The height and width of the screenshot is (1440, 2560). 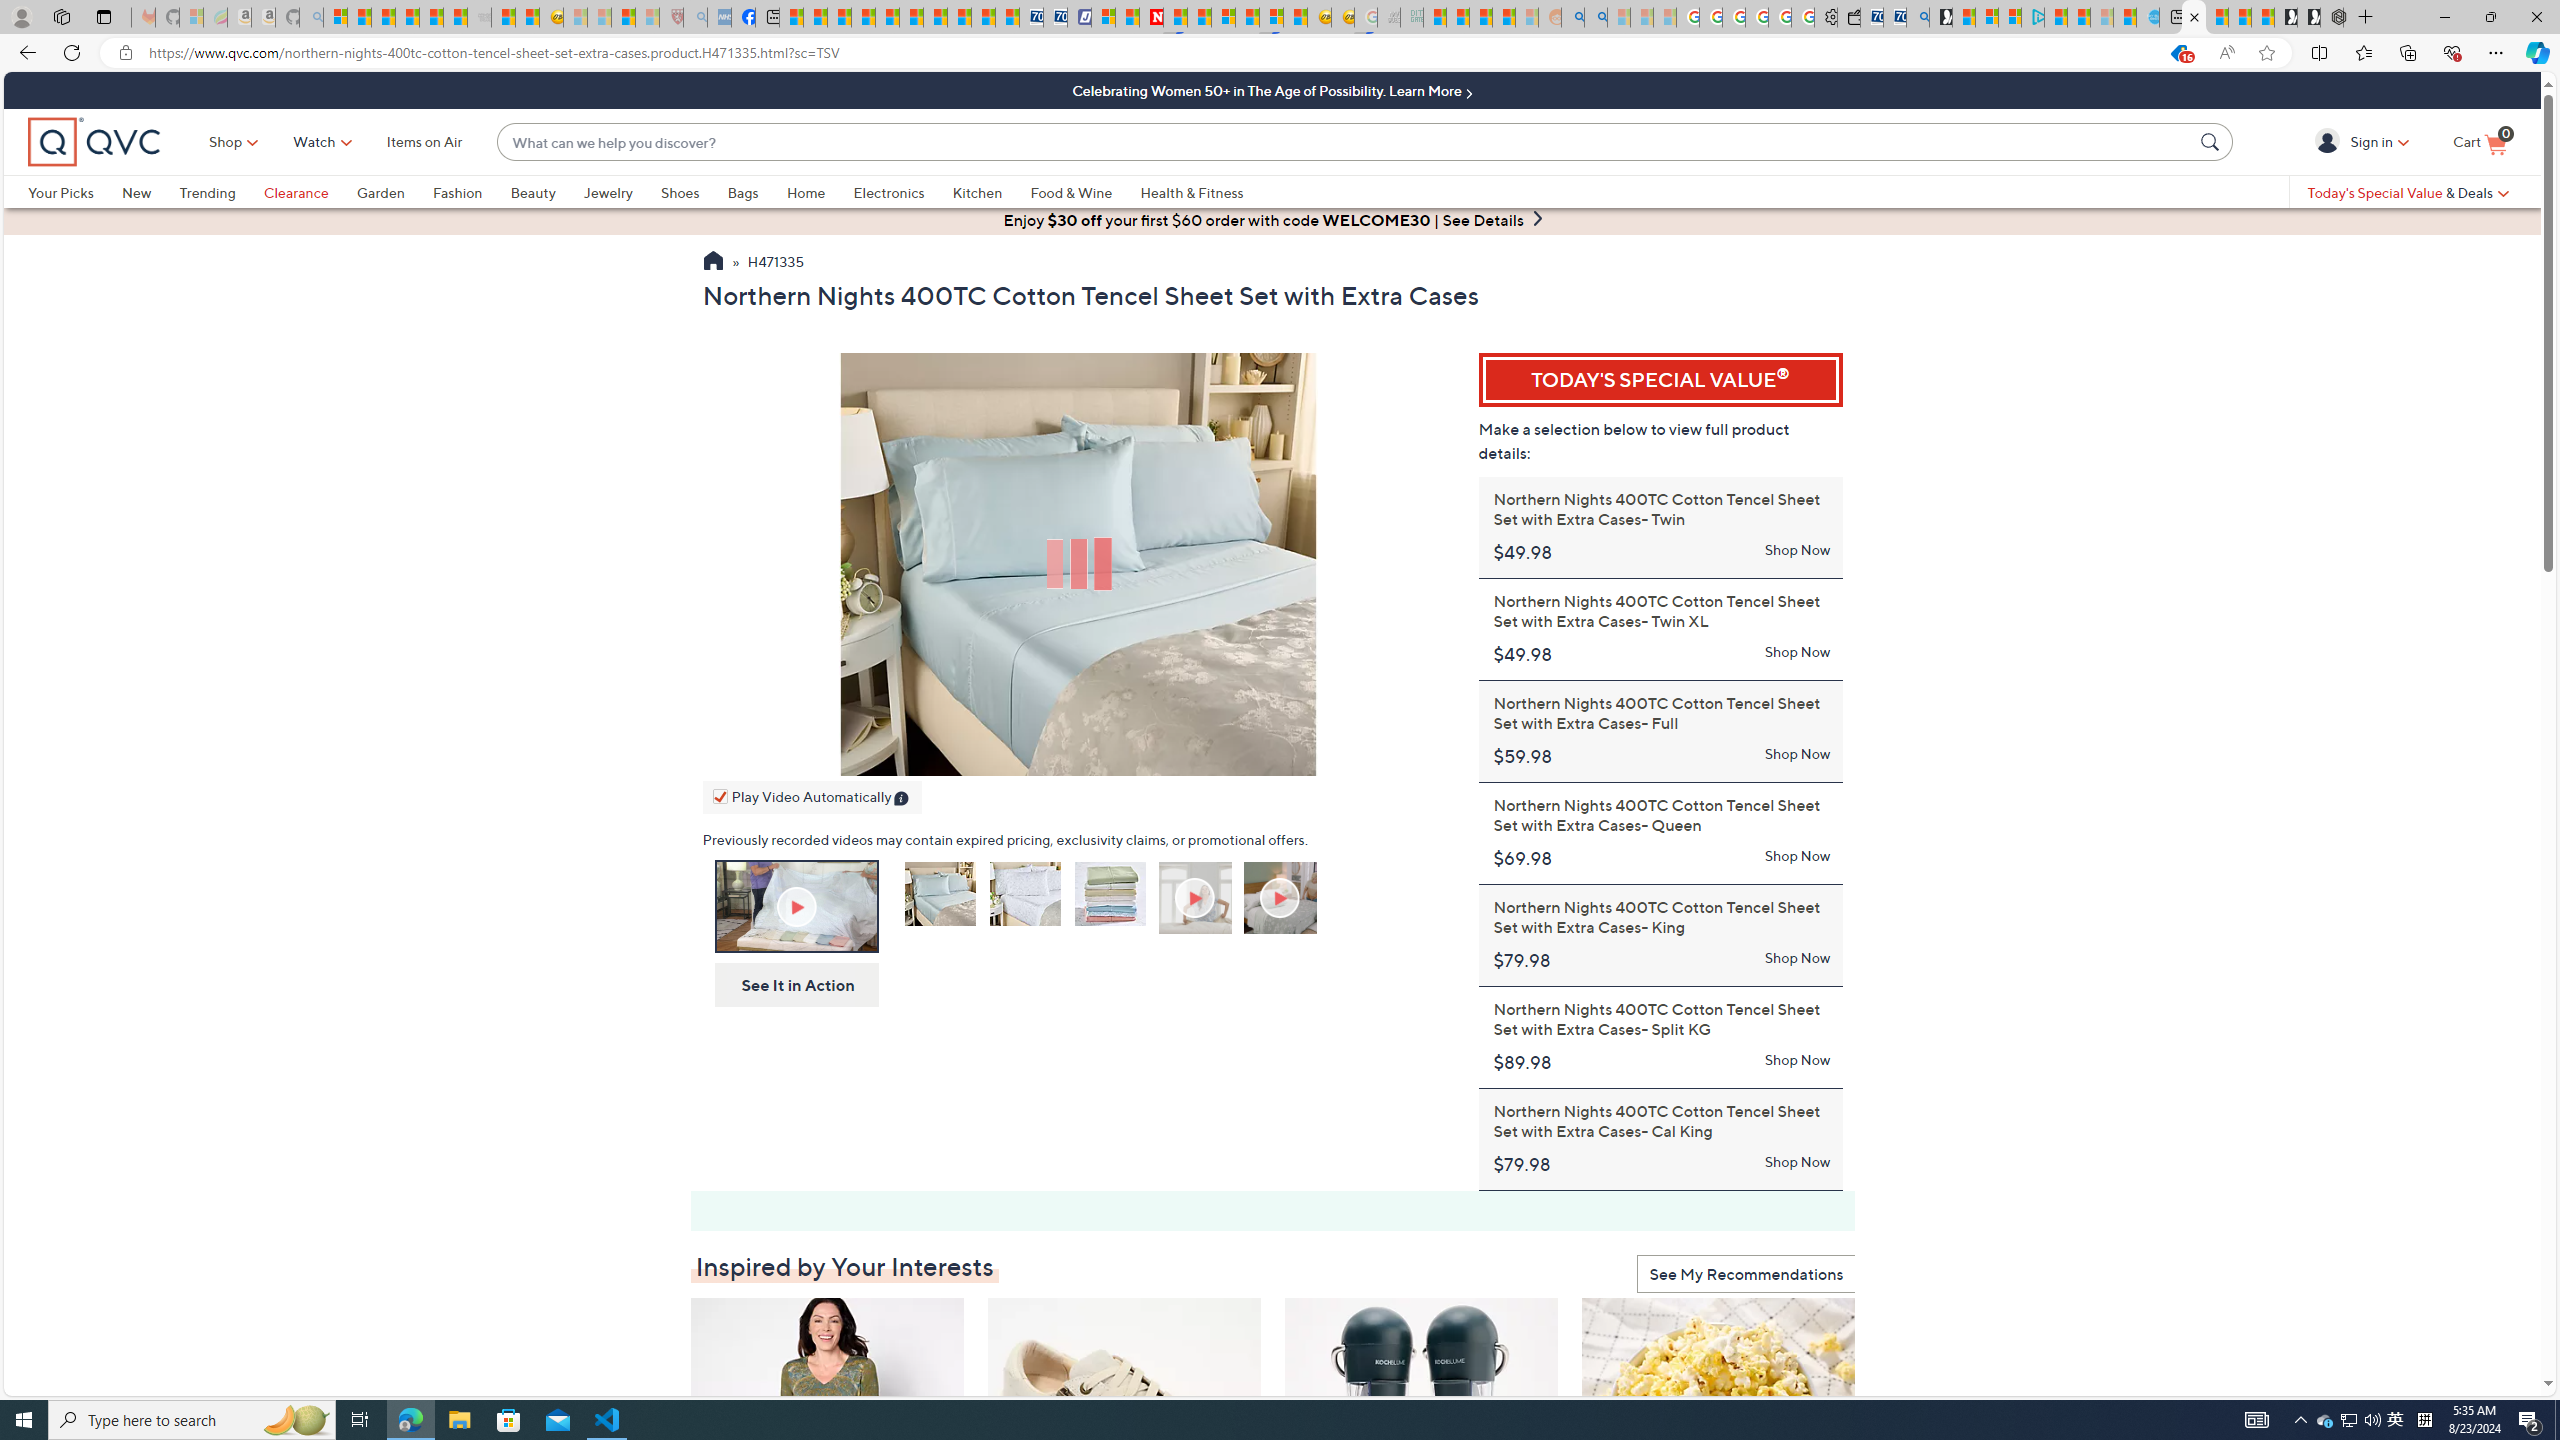 I want to click on 'Jewelry', so click(x=621, y=191).